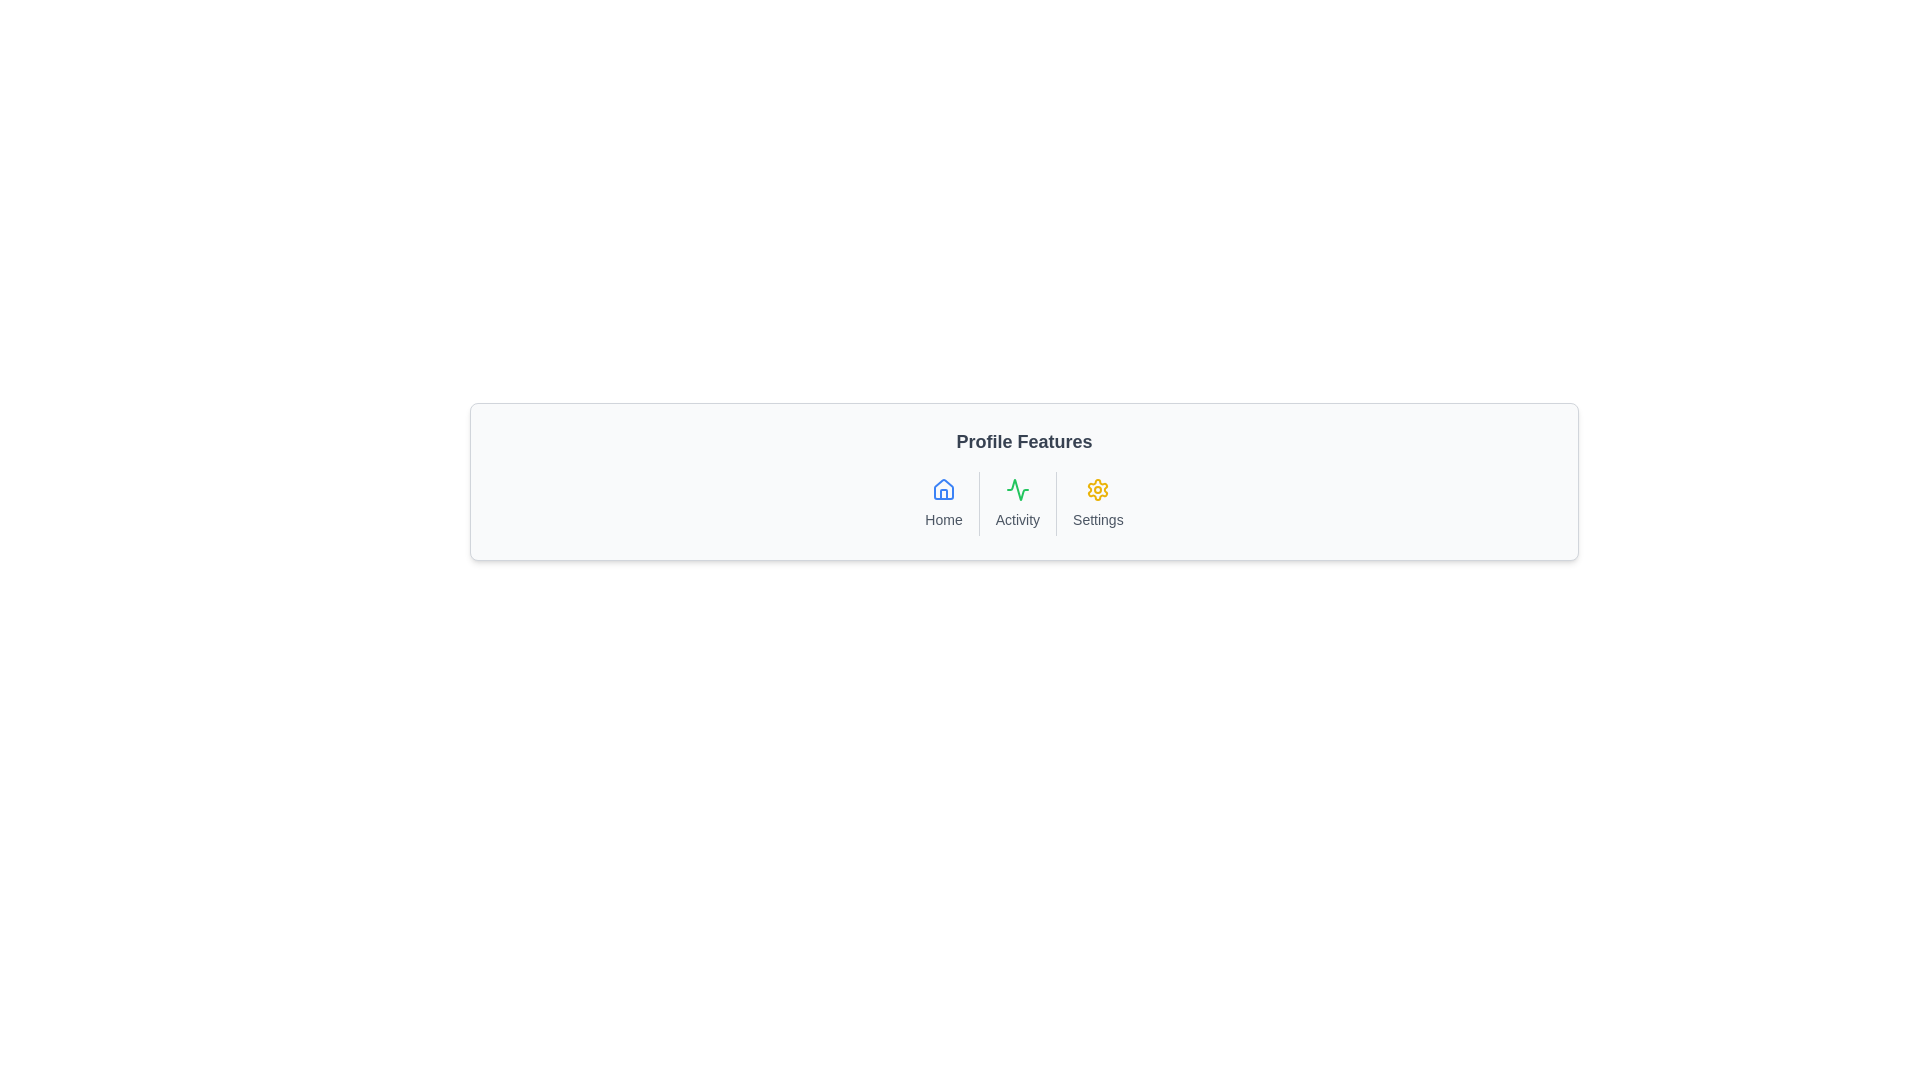 The width and height of the screenshot is (1920, 1080). I want to click on the gear icon located in the bottom right corner of the row, so click(1097, 489).